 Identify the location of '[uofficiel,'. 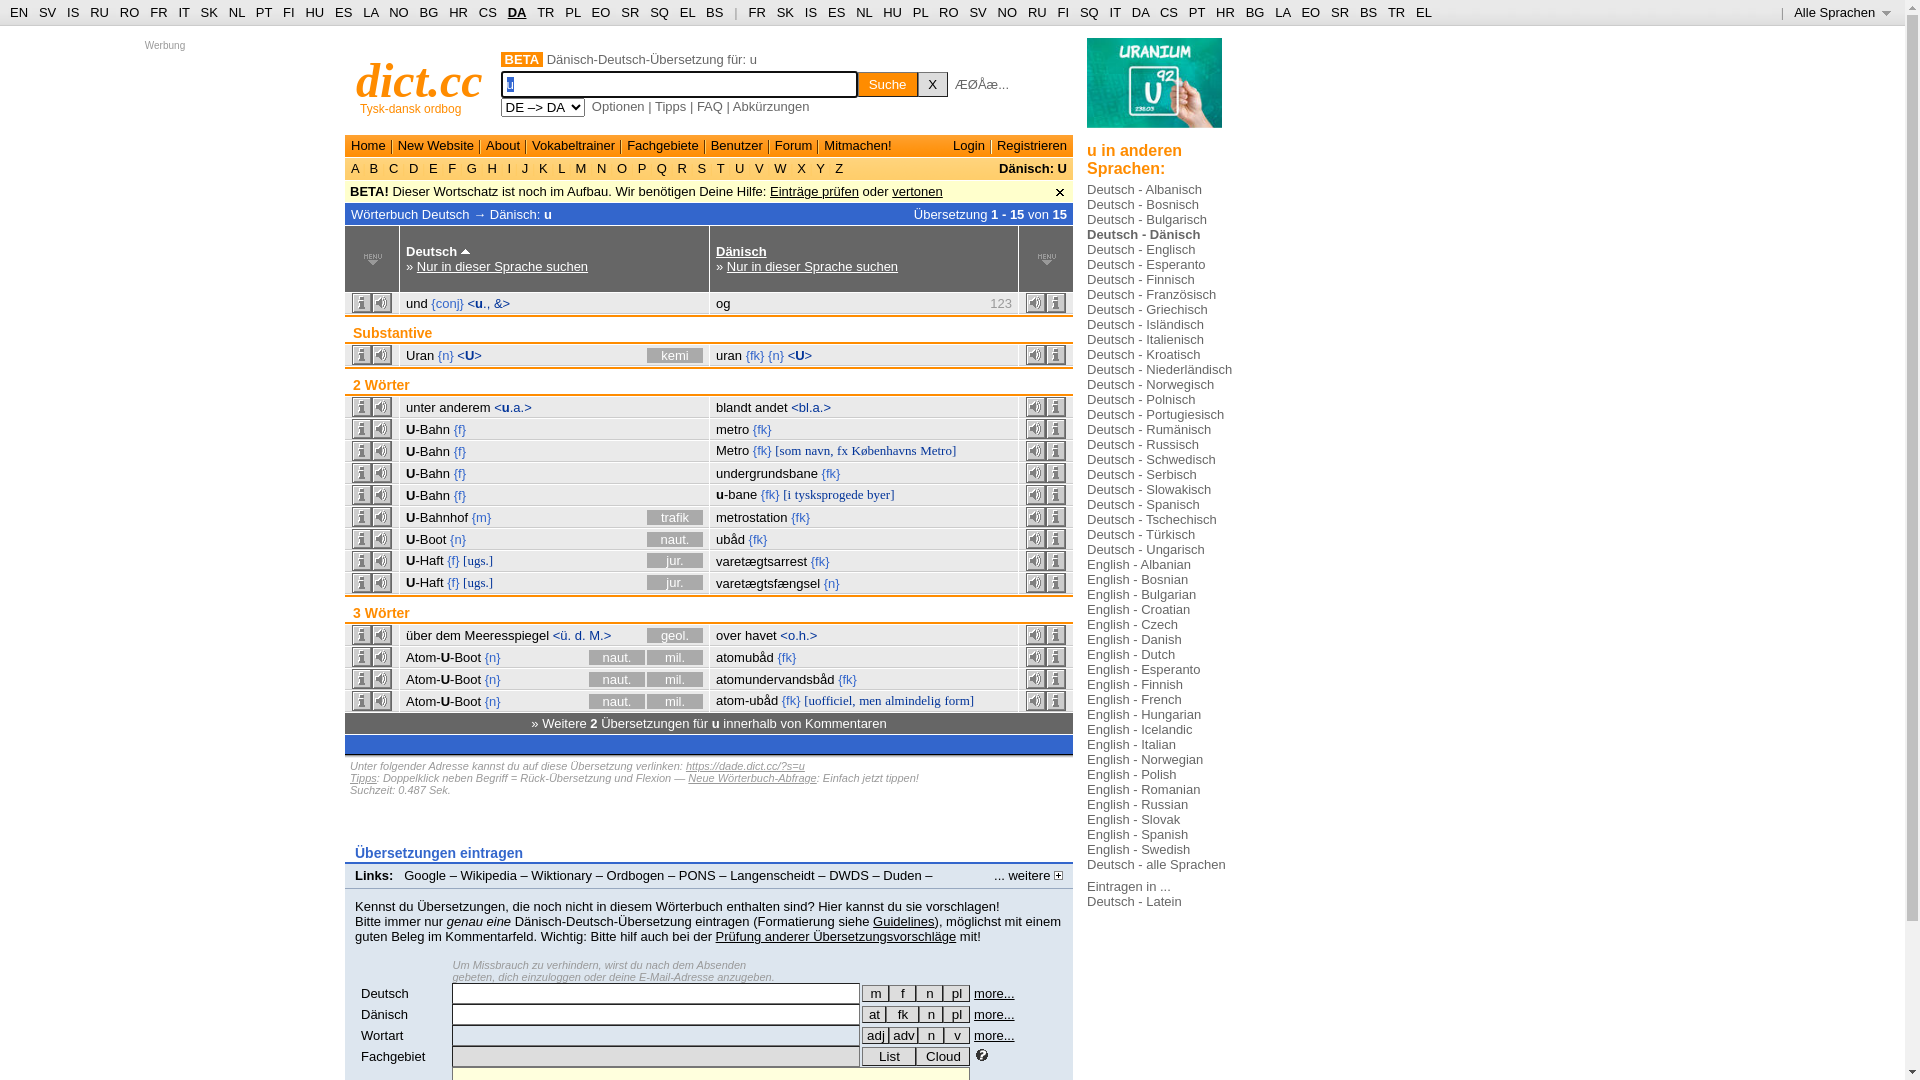
(804, 699).